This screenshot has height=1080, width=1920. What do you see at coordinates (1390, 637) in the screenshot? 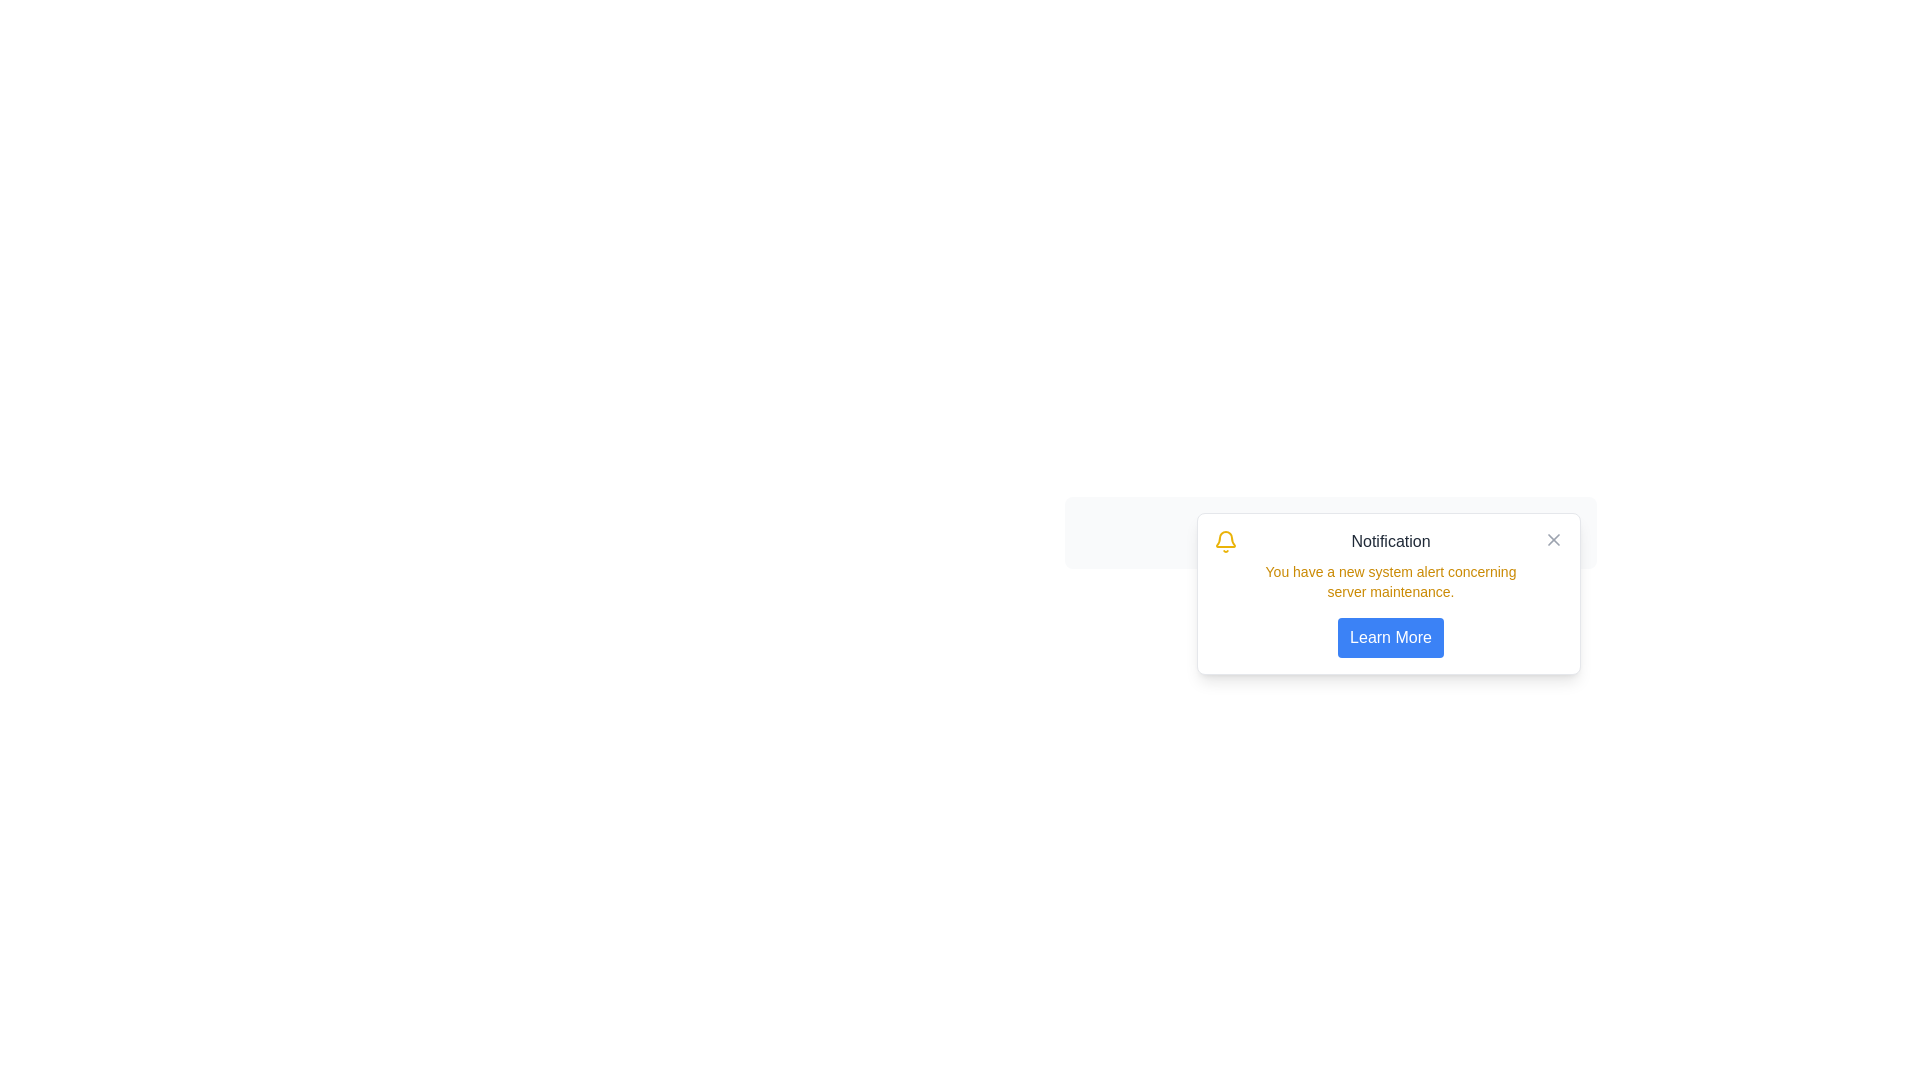
I see `the 'Learn More' button with a blue background located at the bottom-right corner of the notification dialog` at bounding box center [1390, 637].